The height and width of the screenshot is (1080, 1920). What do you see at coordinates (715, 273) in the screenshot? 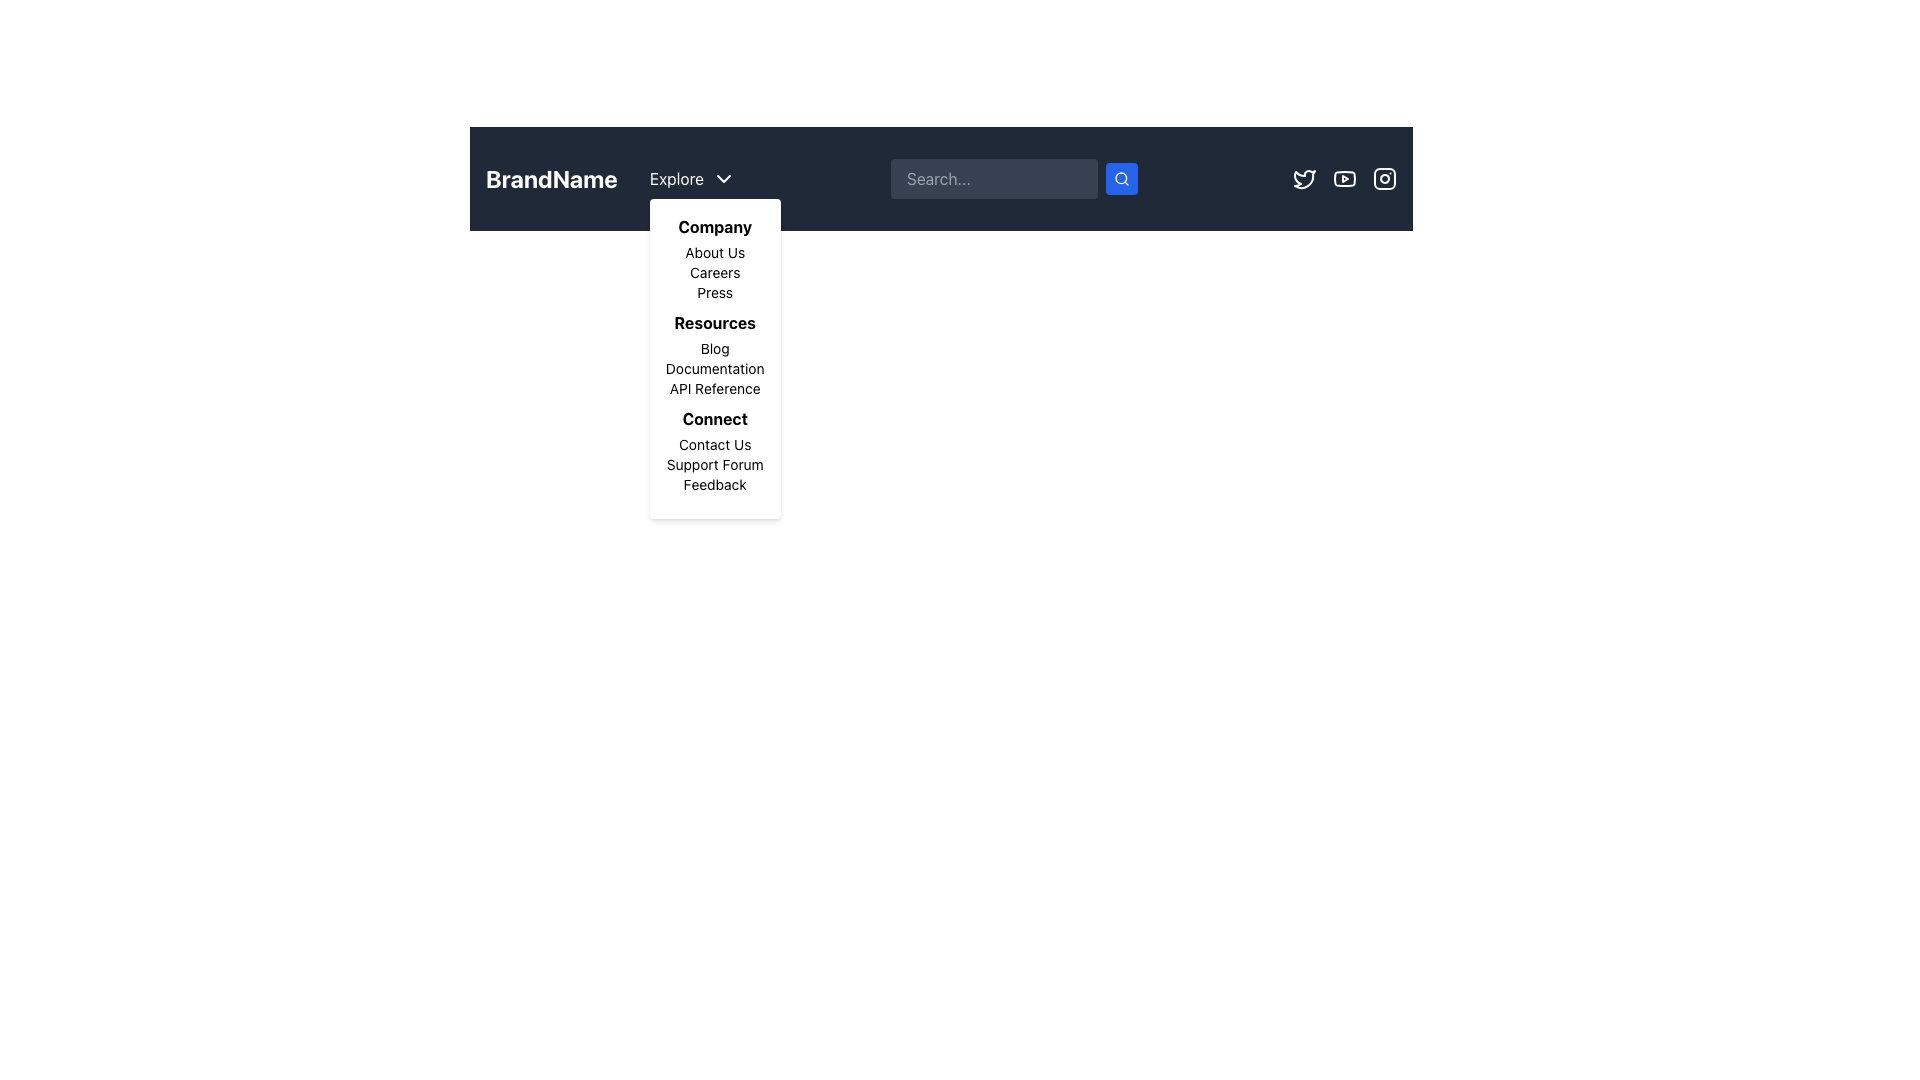
I see `the 'Careers' navigation link in the dropdown menu` at bounding box center [715, 273].